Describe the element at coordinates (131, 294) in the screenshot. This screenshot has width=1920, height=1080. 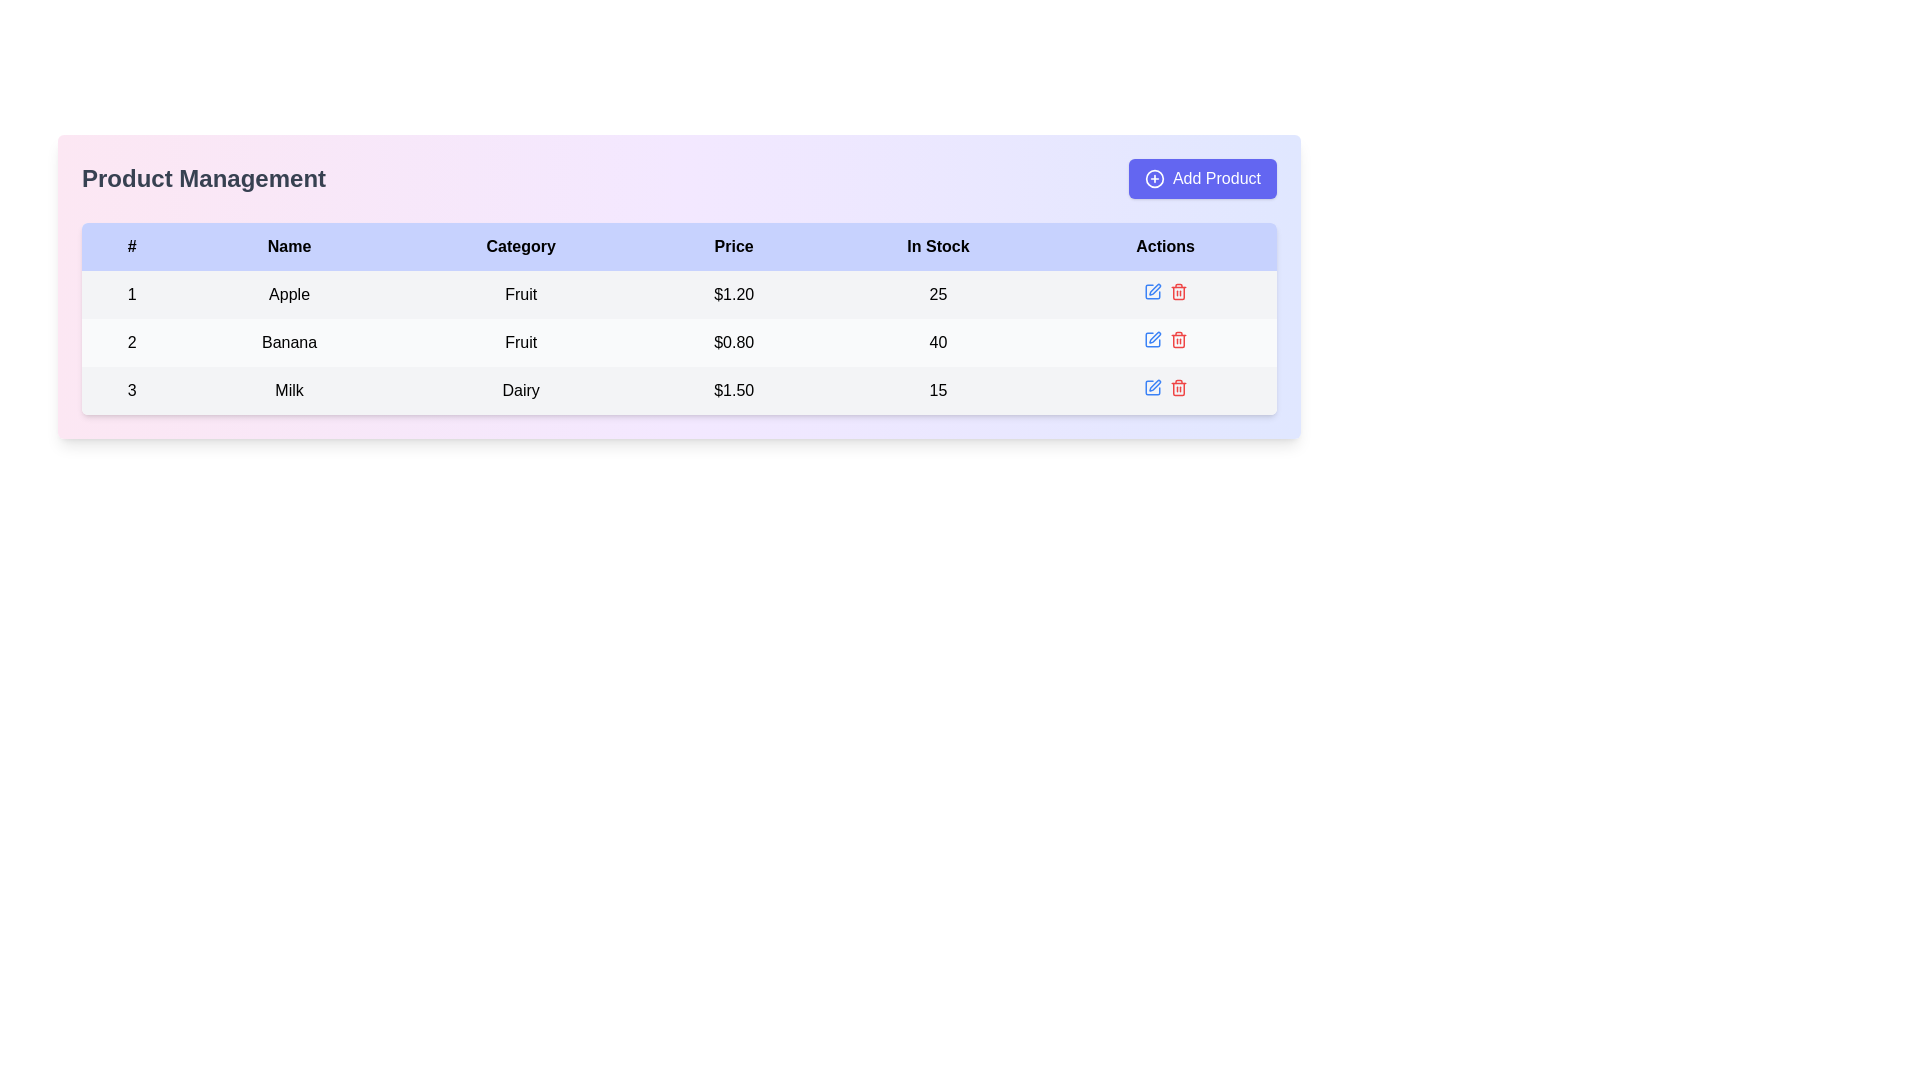
I see `the text element that serves as an identifier in the first row and first column of the table, located underneath the '#' header` at that location.